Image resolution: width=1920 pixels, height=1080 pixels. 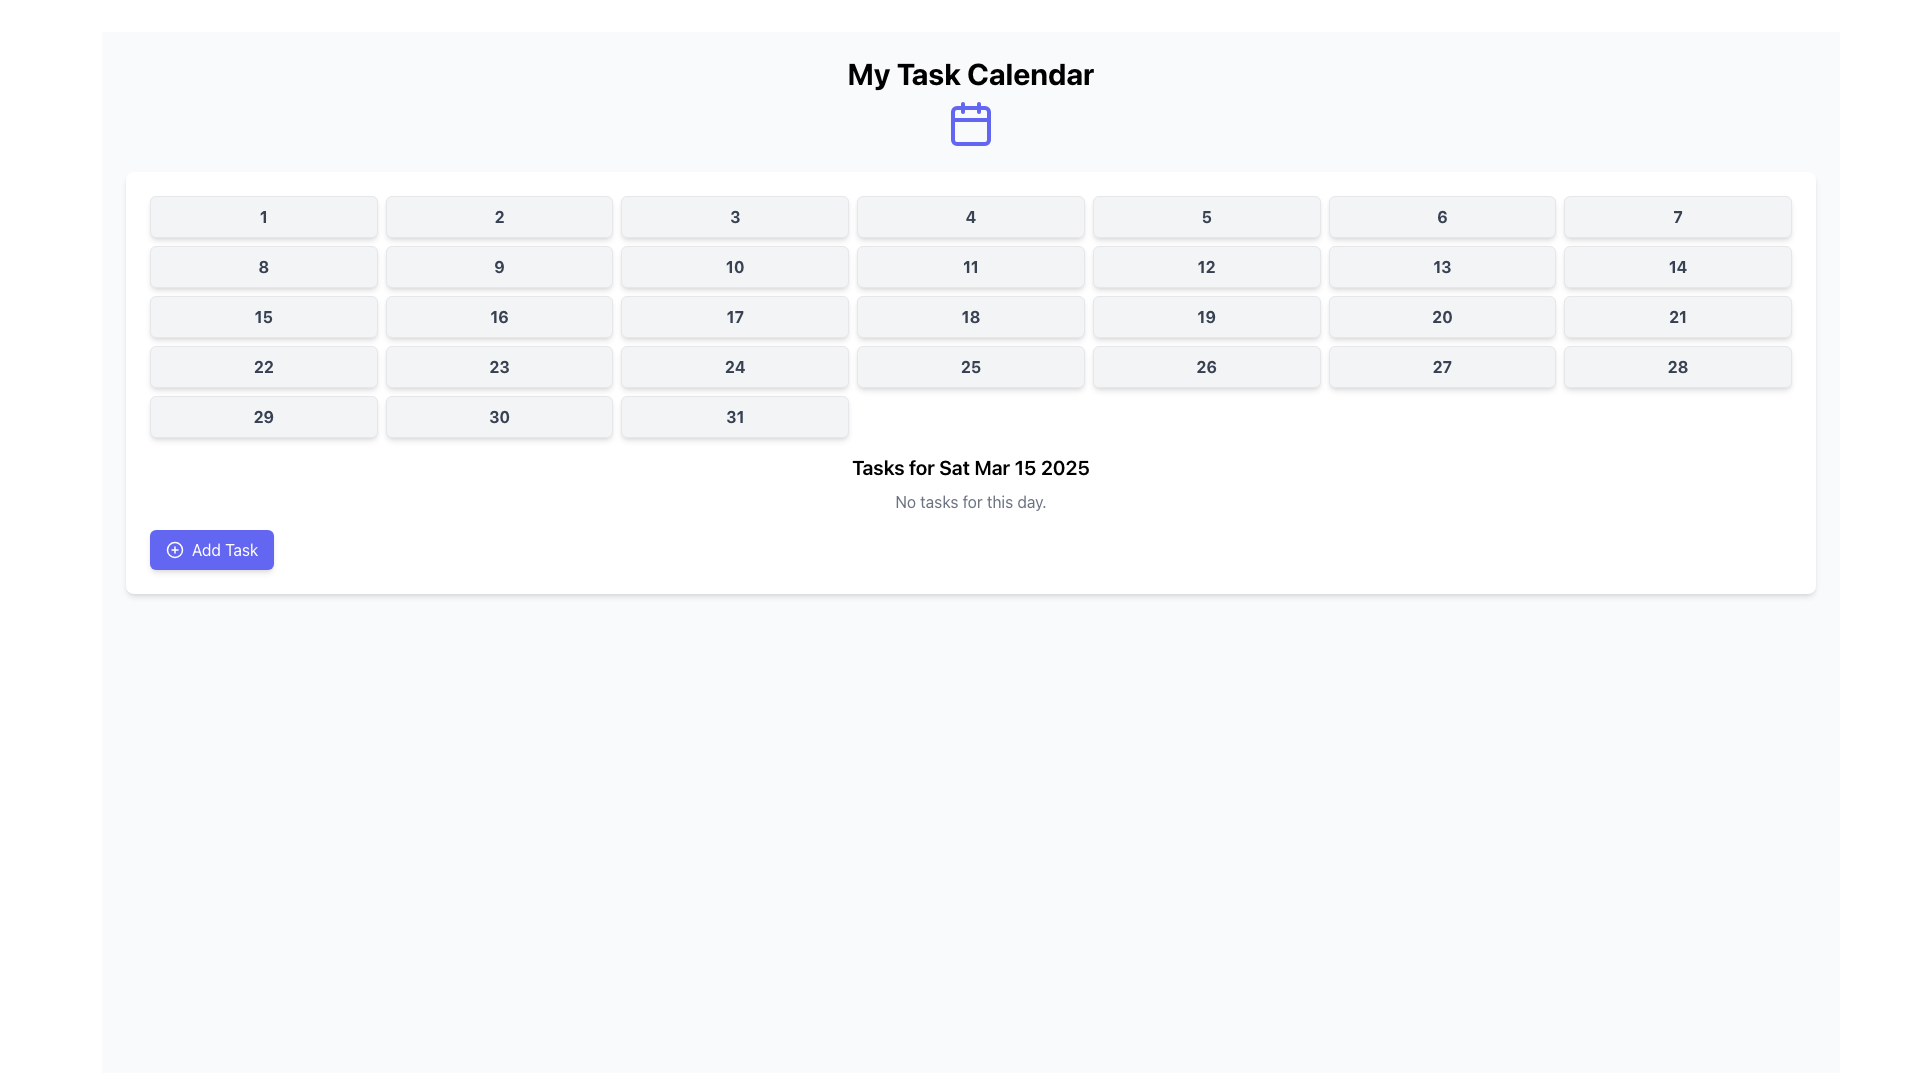 What do you see at coordinates (174, 550) in the screenshot?
I see `the small, circular outlined icon resembling a plus symbol, located within the 'Add Task' button in the lower-left corner of the calendar interface` at bounding box center [174, 550].